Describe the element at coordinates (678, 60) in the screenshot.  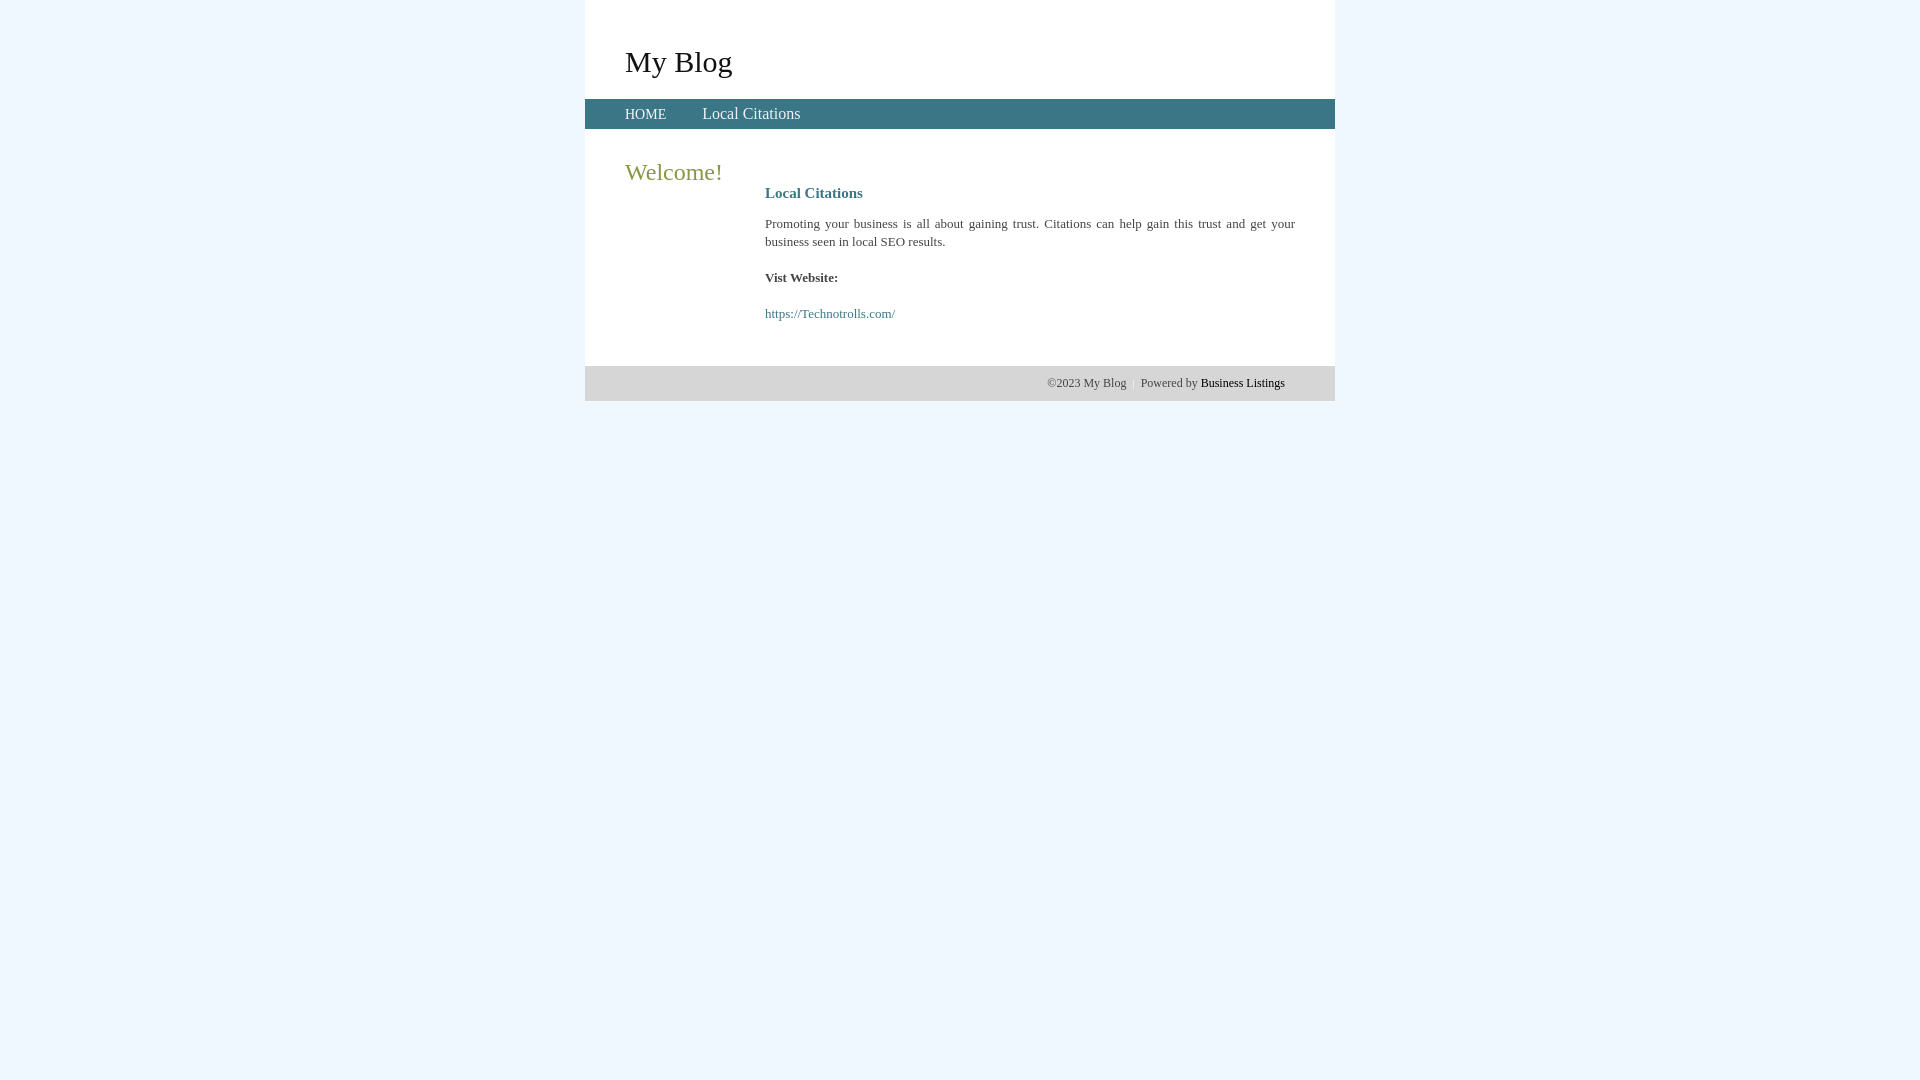
I see `'My Blog'` at that location.